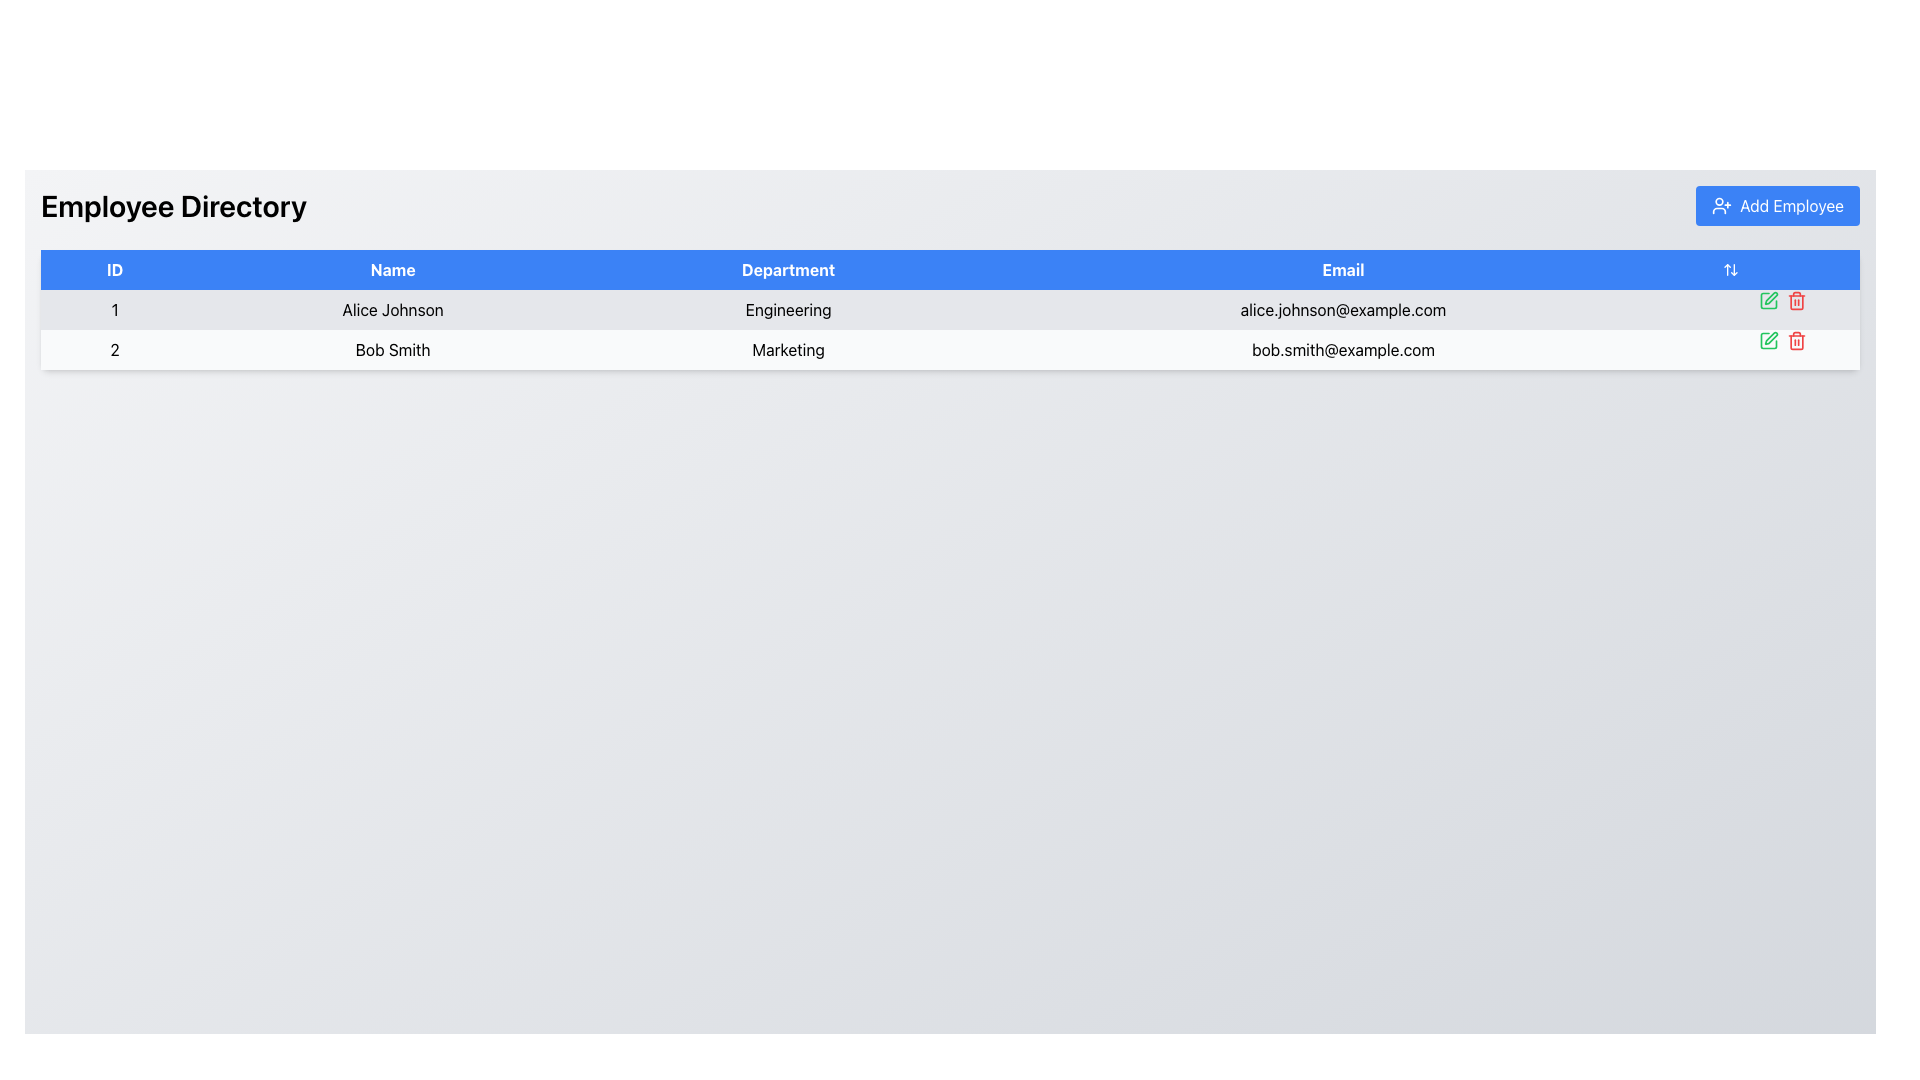 Image resolution: width=1920 pixels, height=1080 pixels. What do you see at coordinates (1343, 309) in the screenshot?
I see `the static text label displaying 'alice.johnson@example.com' in the 'Email' column of the employee directory table, which is center-aligned and padded within its cell` at bounding box center [1343, 309].